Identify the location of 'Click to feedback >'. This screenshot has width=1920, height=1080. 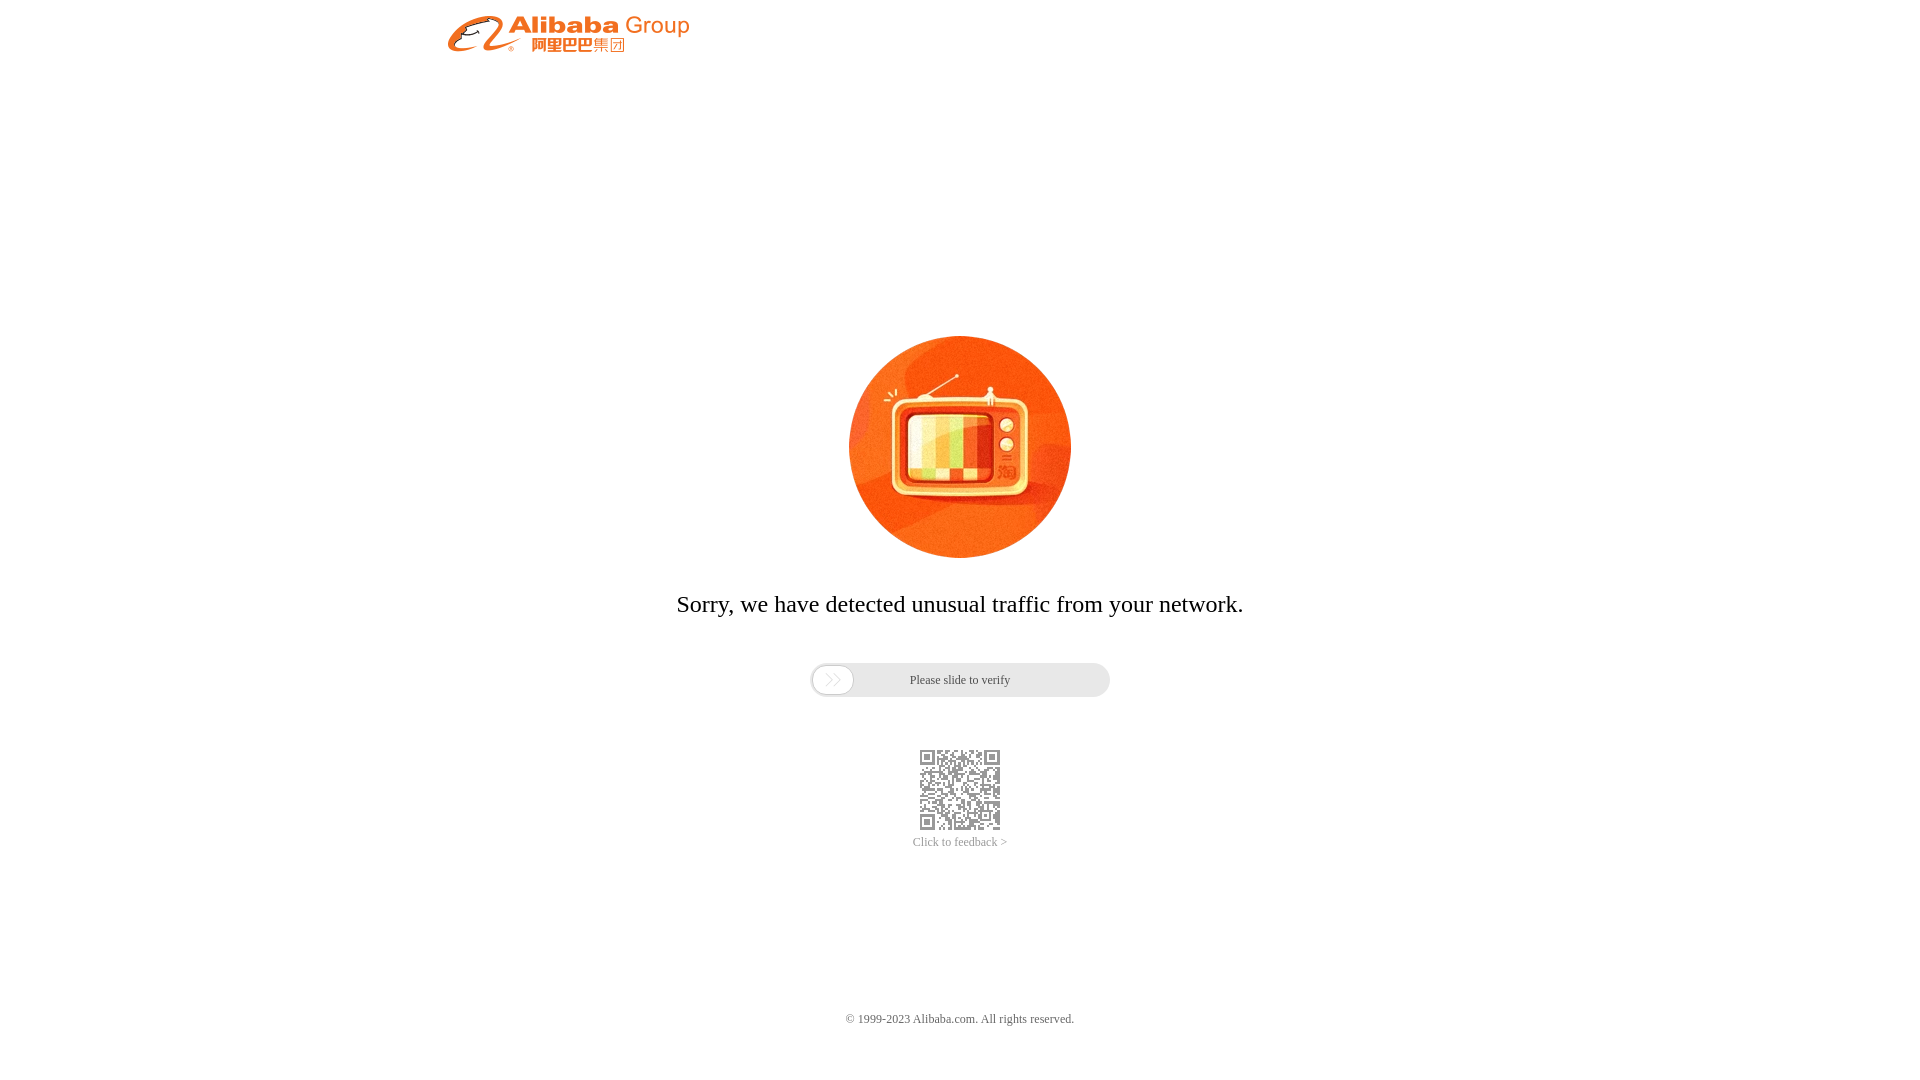
(960, 842).